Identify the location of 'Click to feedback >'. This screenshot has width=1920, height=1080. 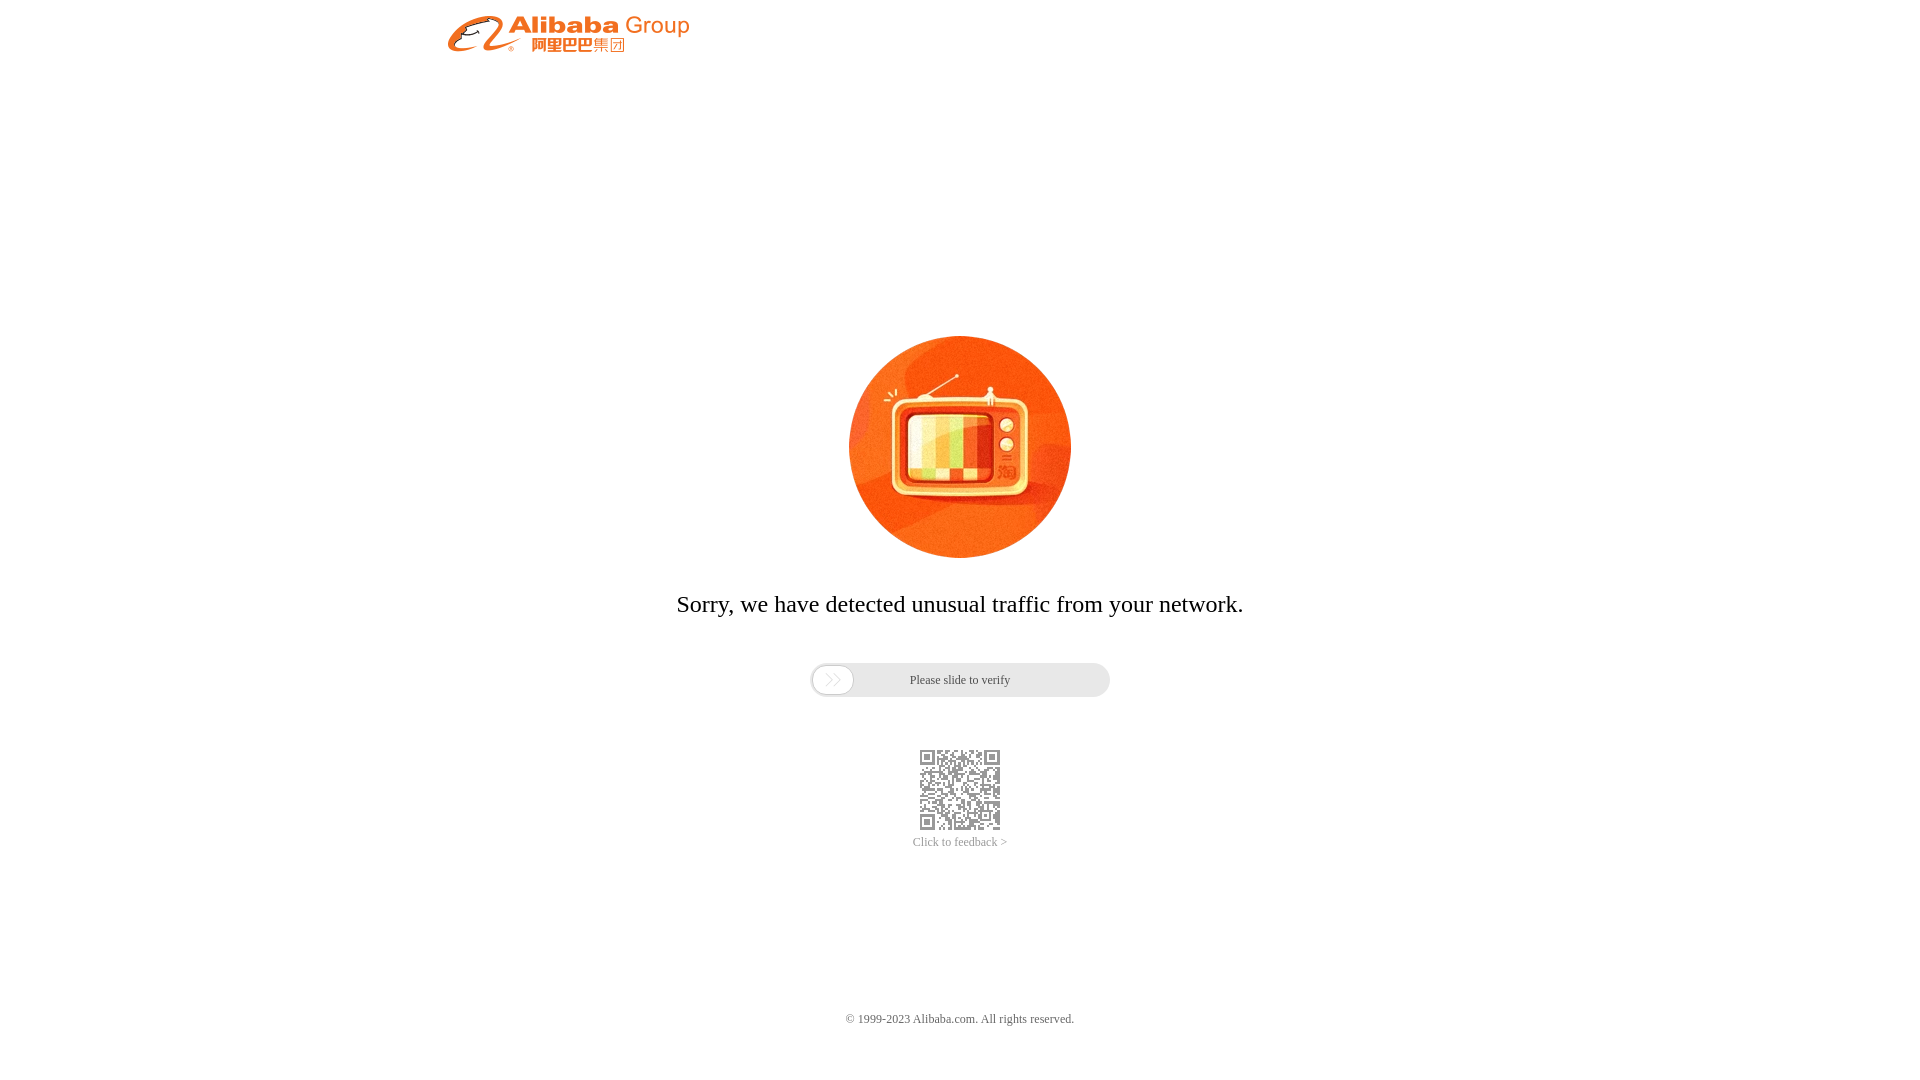
(960, 842).